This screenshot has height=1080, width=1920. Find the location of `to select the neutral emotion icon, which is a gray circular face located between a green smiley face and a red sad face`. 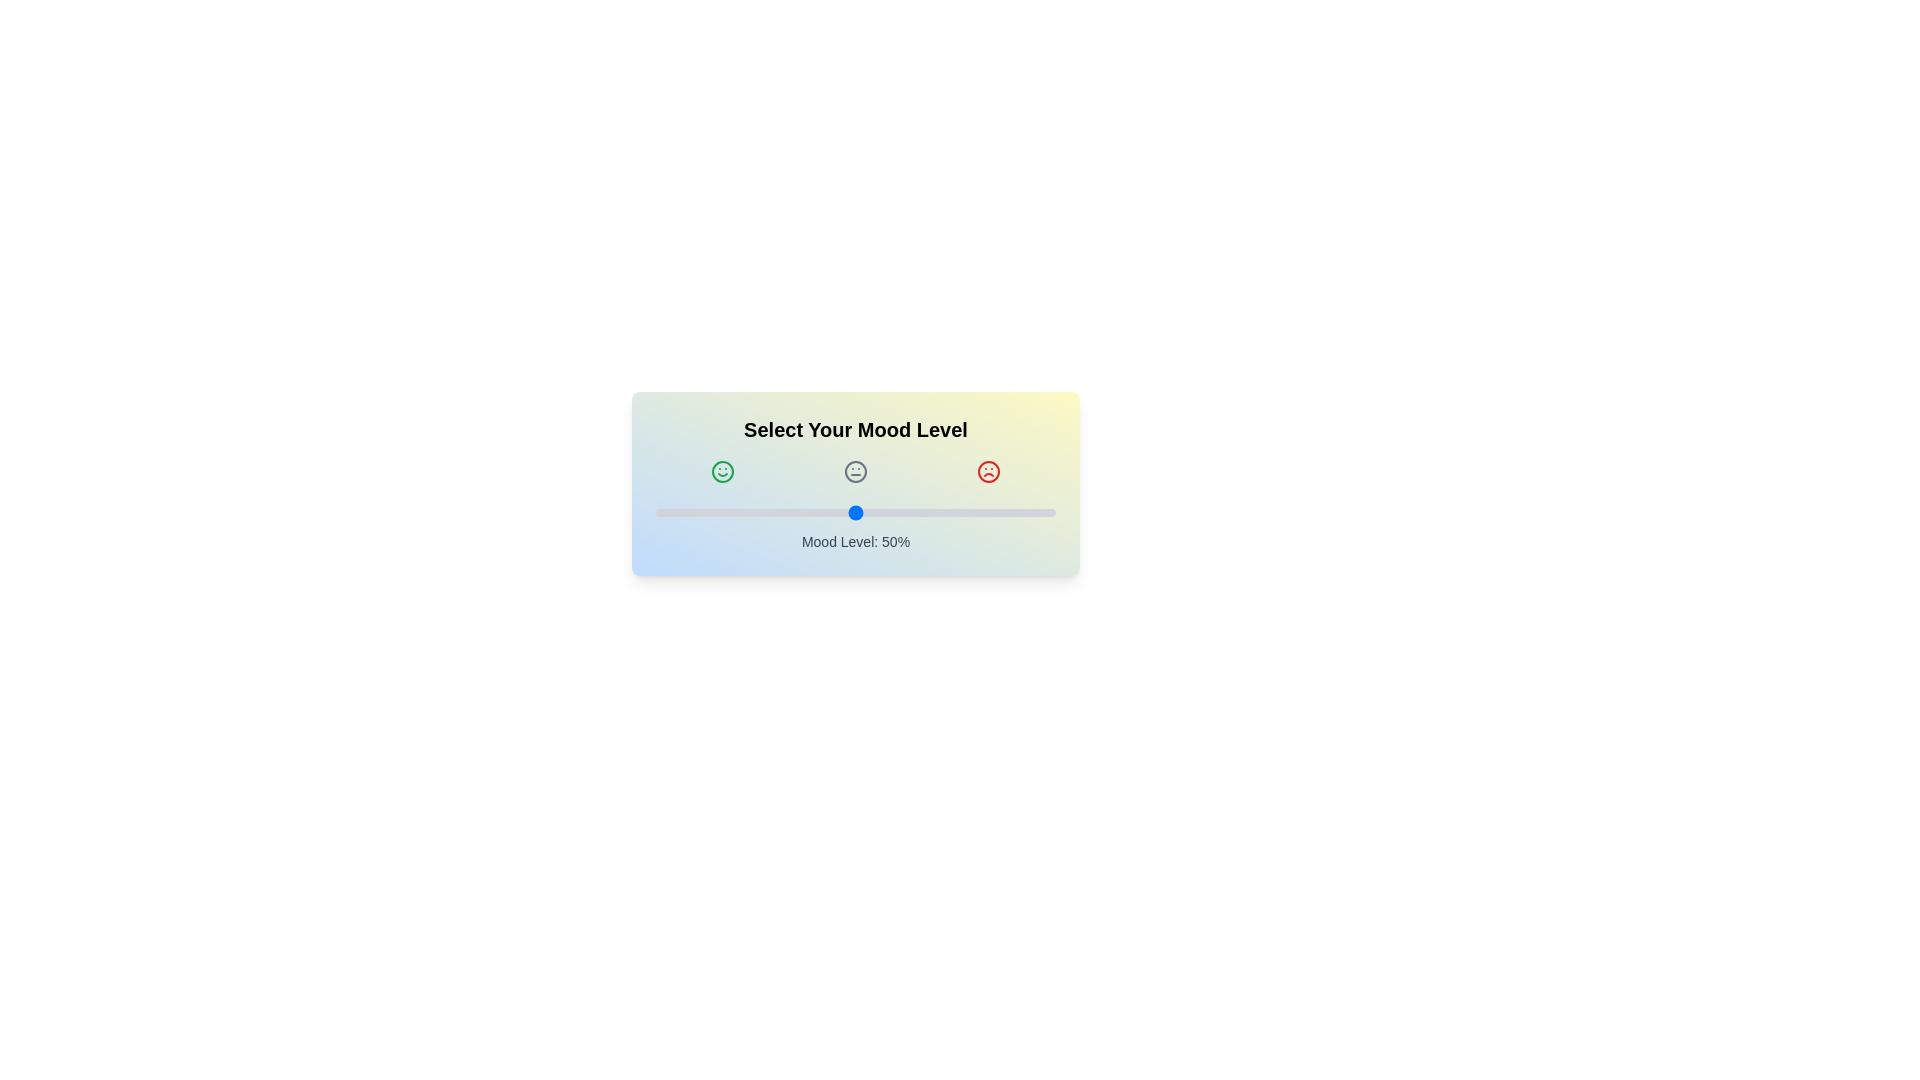

to select the neutral emotion icon, which is a gray circular face located between a green smiley face and a red sad face is located at coordinates (855, 471).